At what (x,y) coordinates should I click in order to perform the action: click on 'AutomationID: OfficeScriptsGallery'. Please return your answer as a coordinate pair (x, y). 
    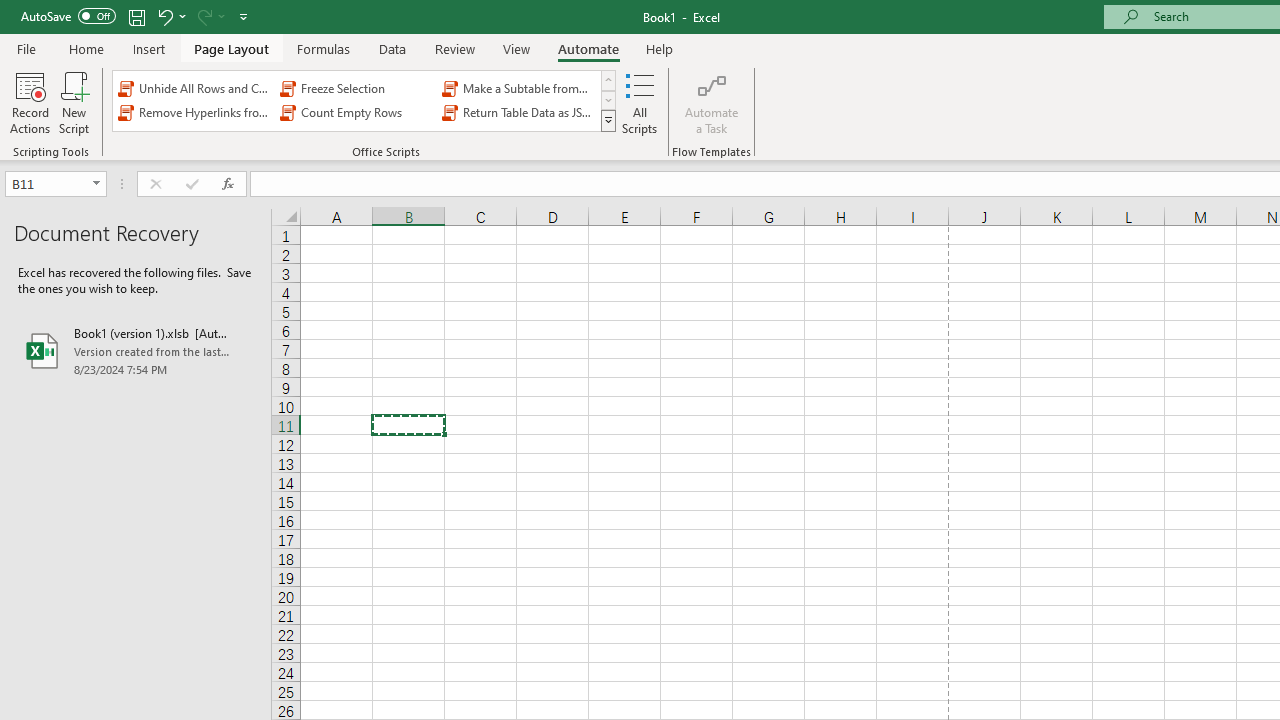
    Looking at the image, I should click on (365, 100).